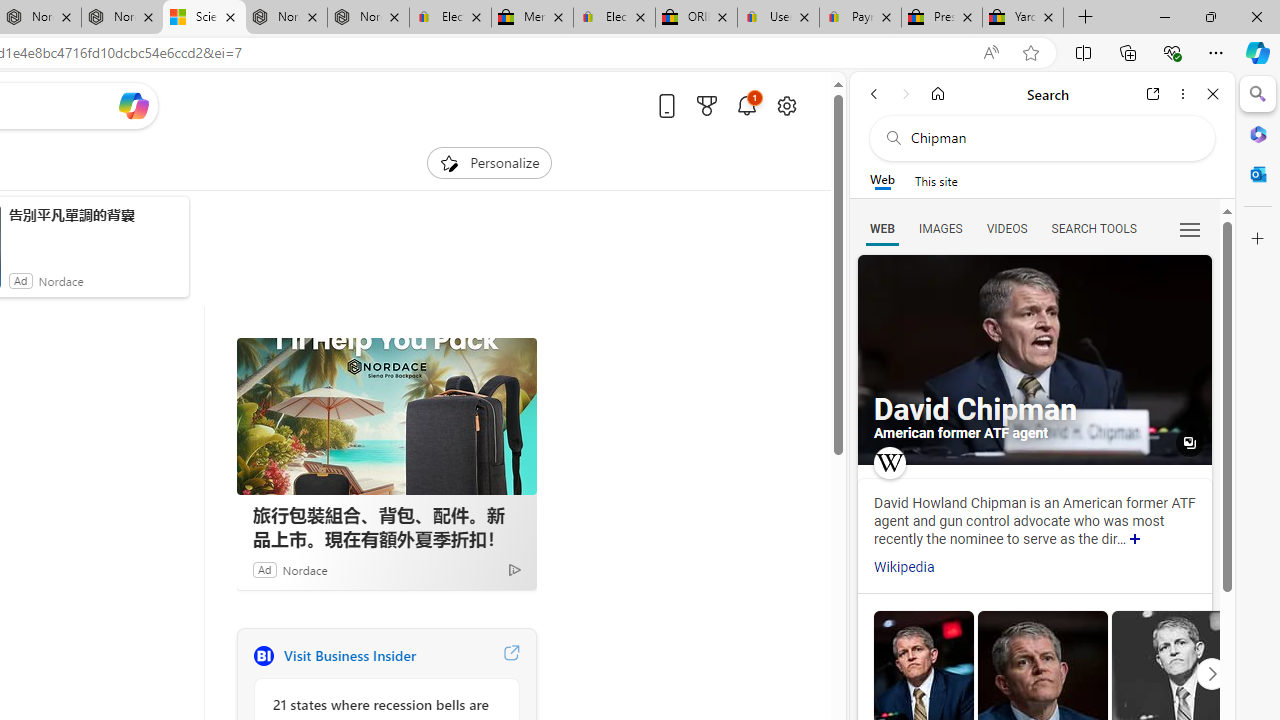  I want to click on 'SEARCH TOOLS', so click(1092, 227).